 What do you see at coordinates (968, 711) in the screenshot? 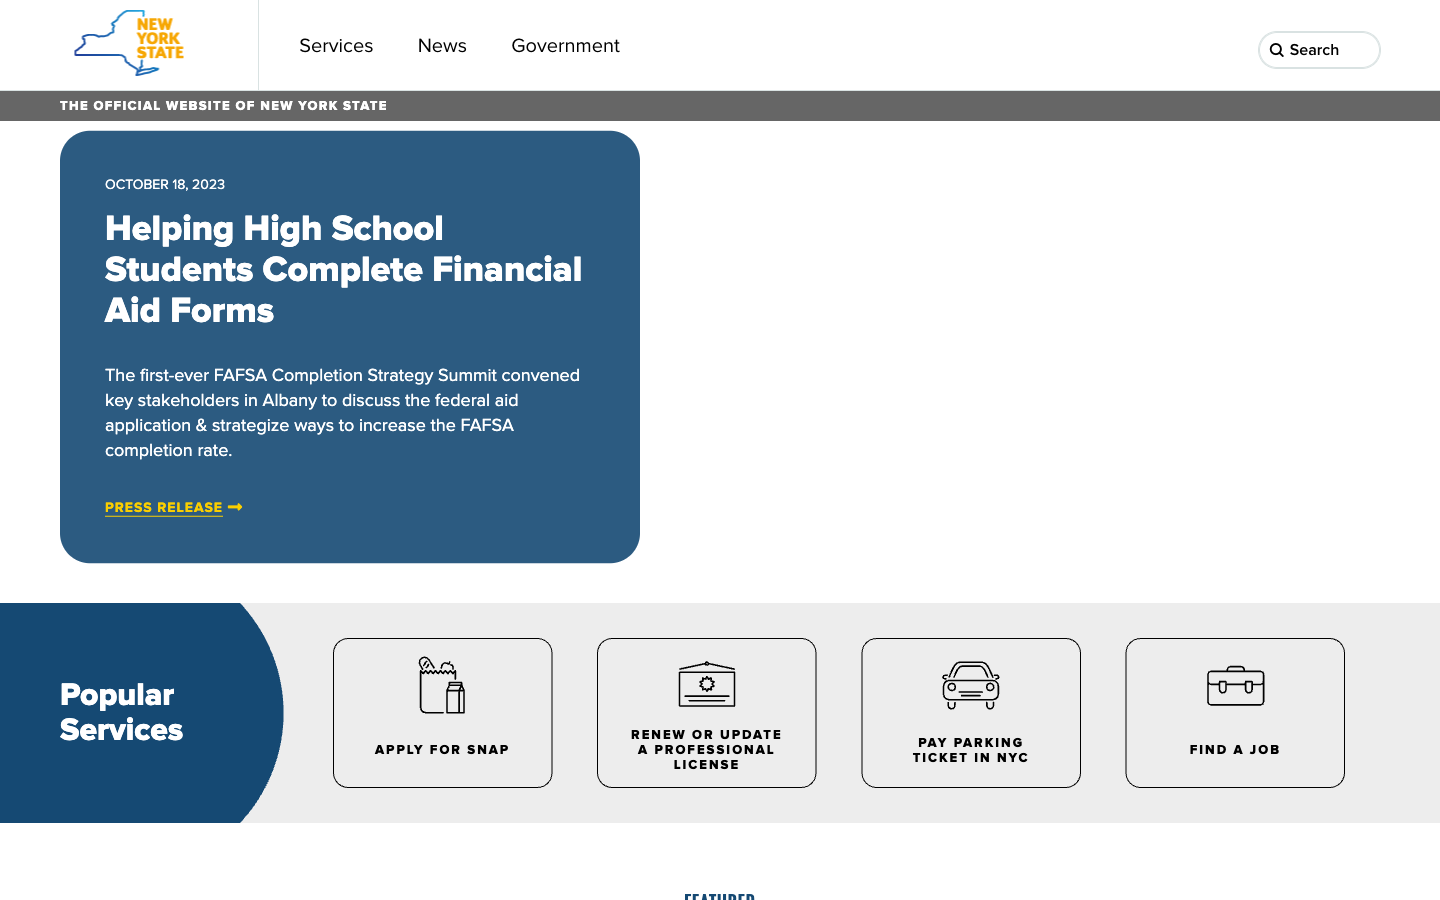
I see `the page to settle parking charges in NYC from the lower panel` at bounding box center [968, 711].